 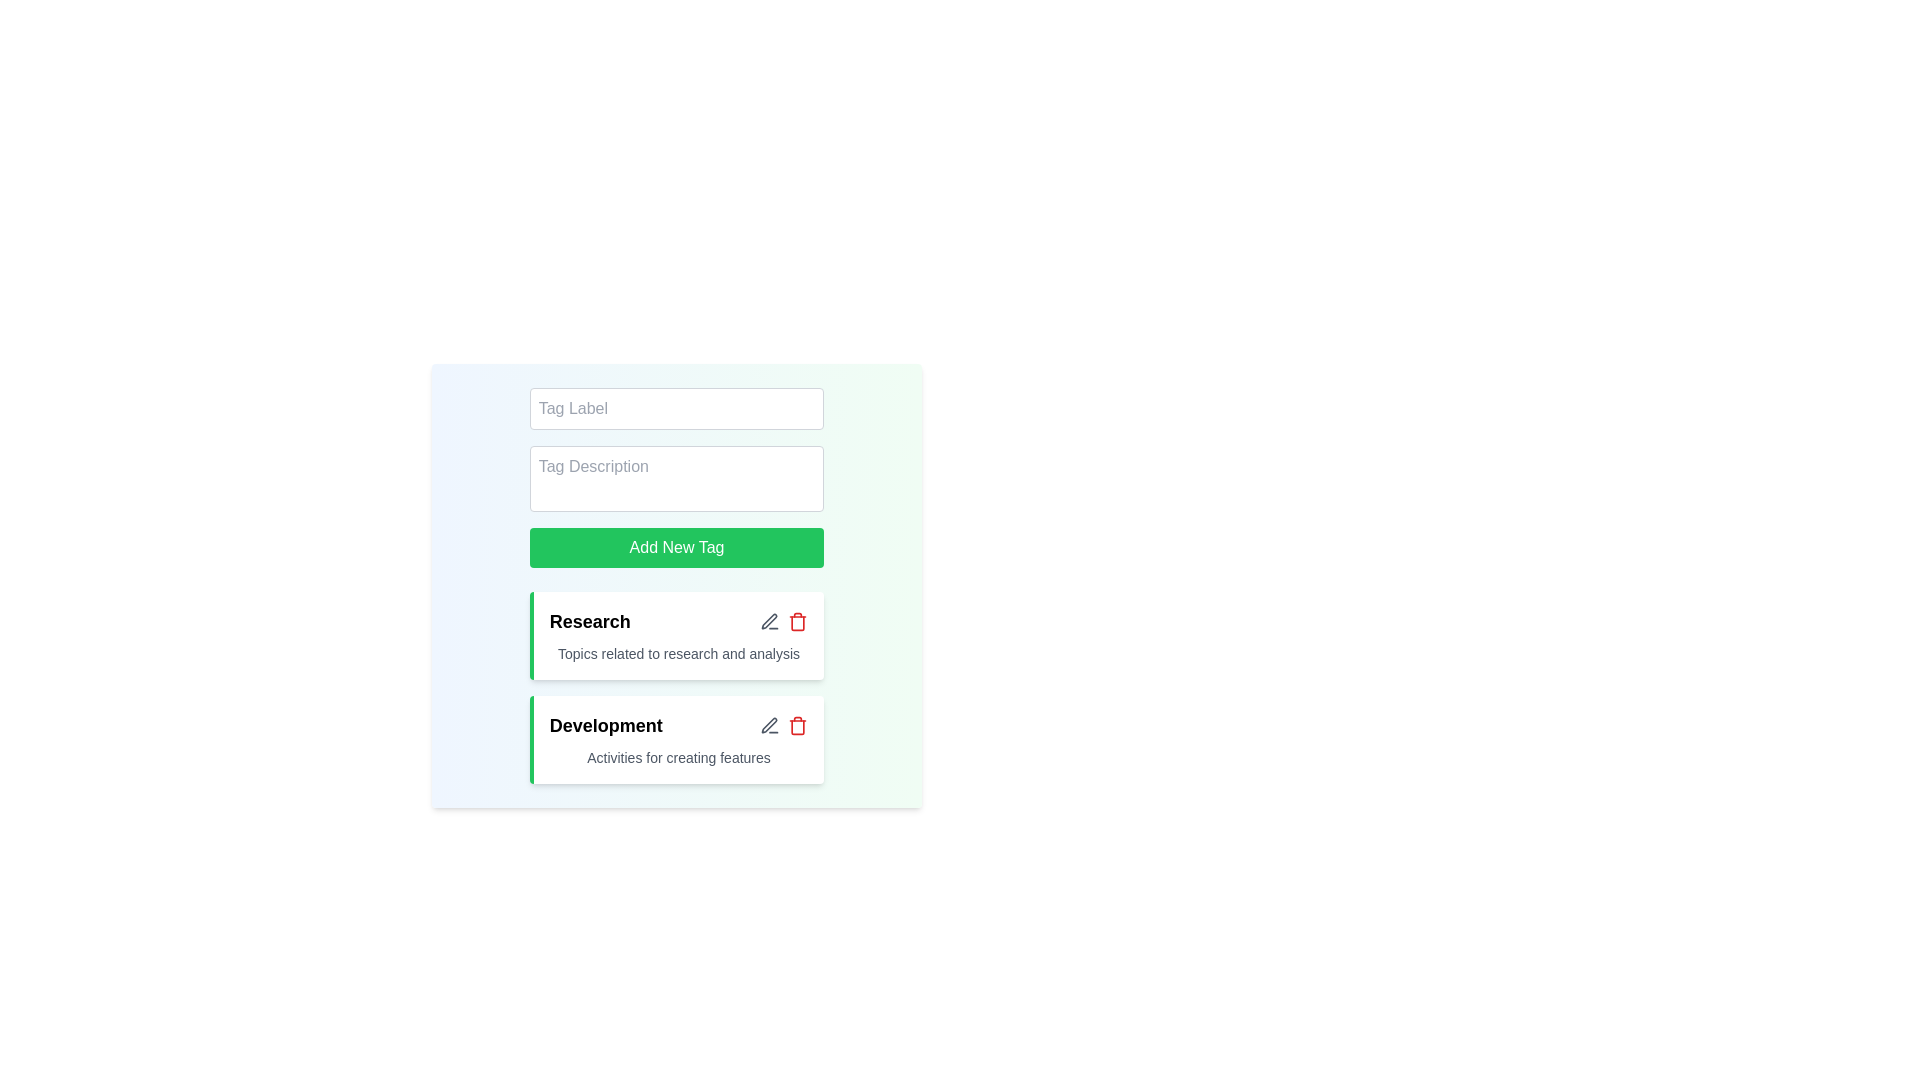 What do you see at coordinates (769, 620) in the screenshot?
I see `the editing button located in the second card labeled 'Development', positioned to the right of the text 'Development' and above the delete icon` at bounding box center [769, 620].